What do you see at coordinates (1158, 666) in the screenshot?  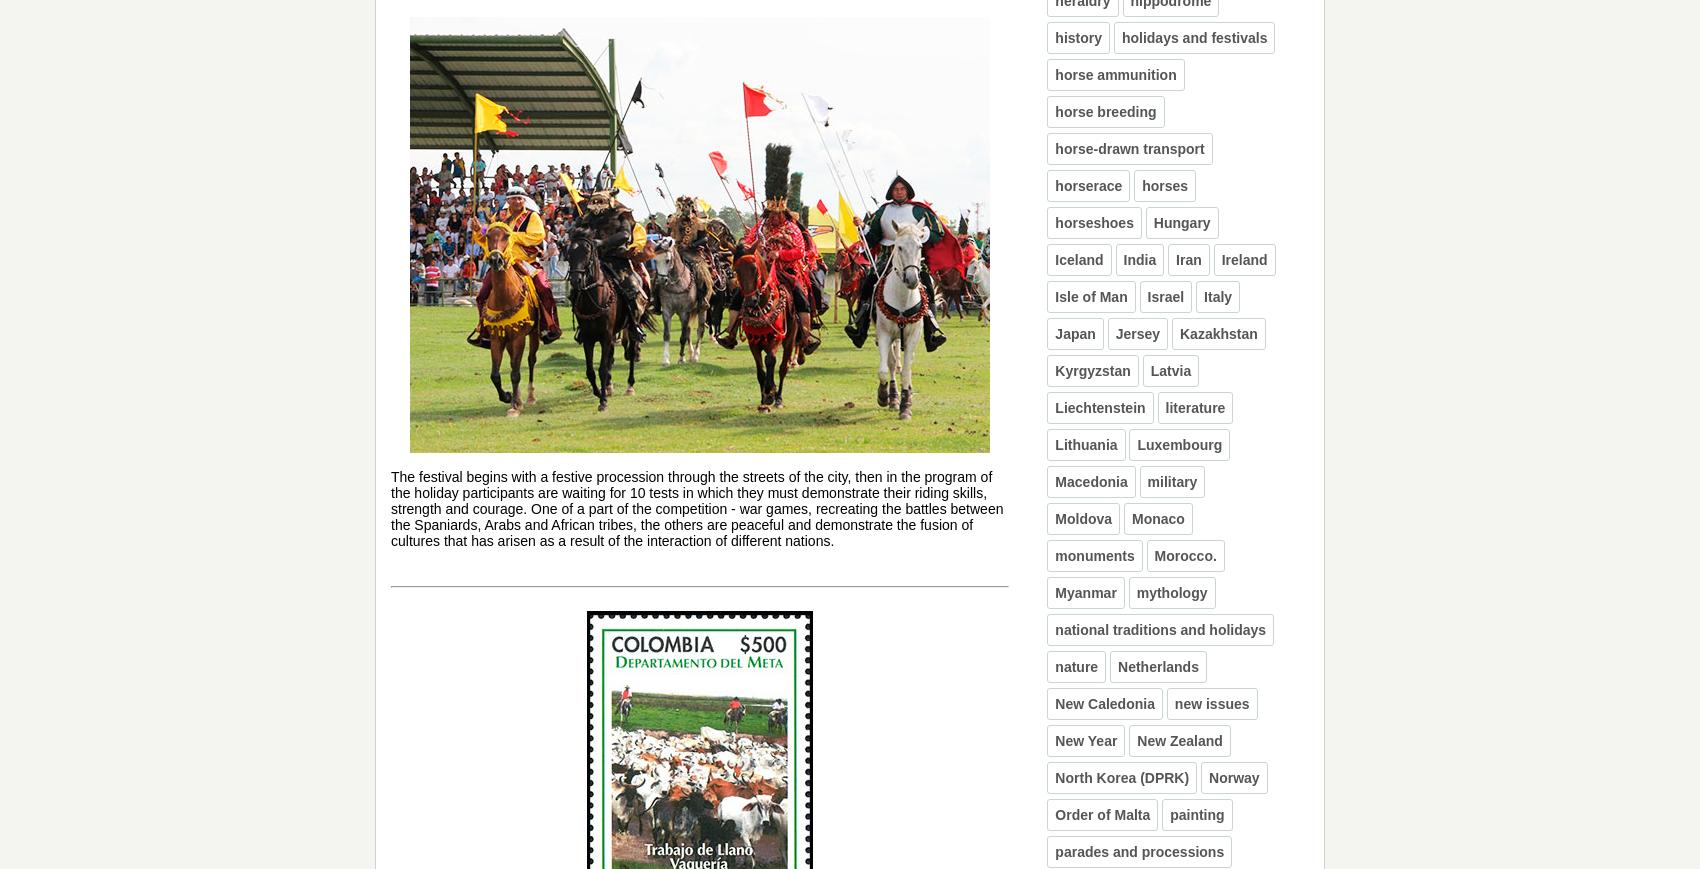 I see `'Netherlands'` at bounding box center [1158, 666].